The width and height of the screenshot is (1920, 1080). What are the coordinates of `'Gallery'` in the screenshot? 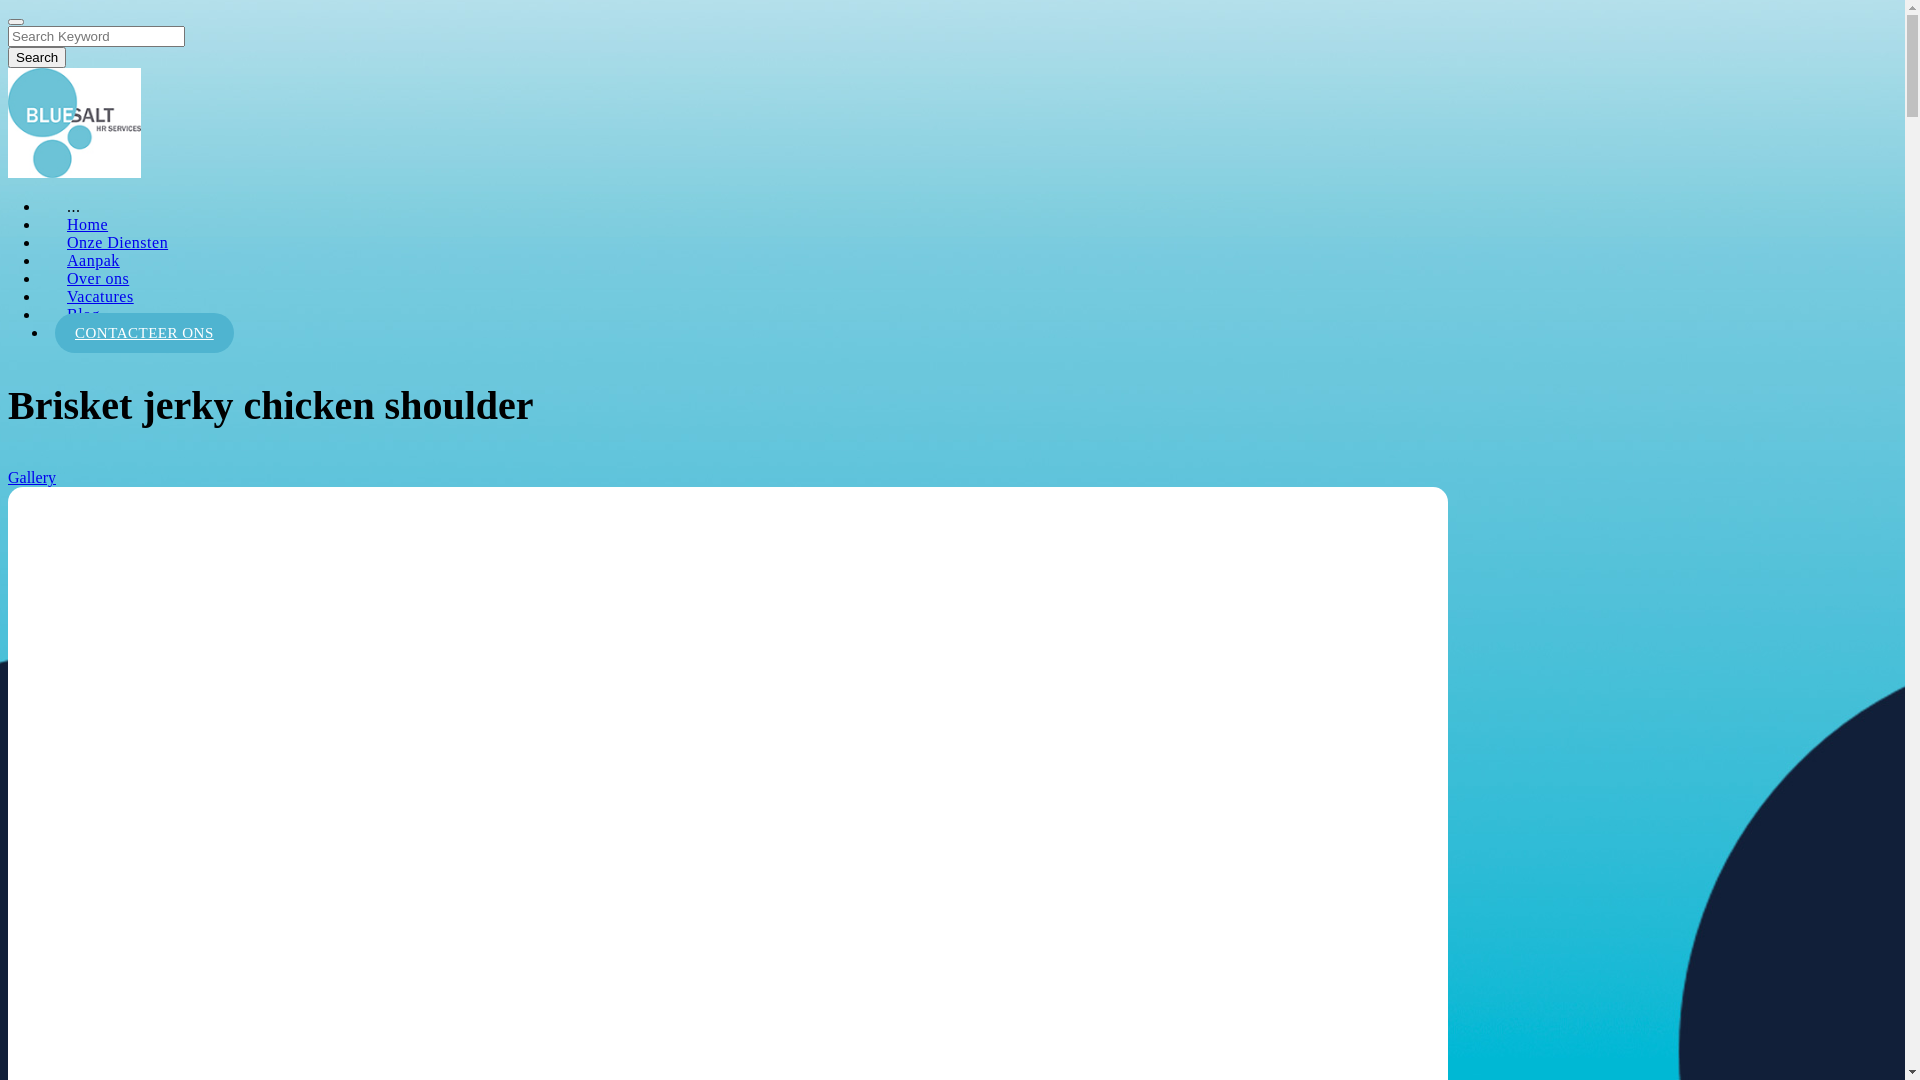 It's located at (32, 477).